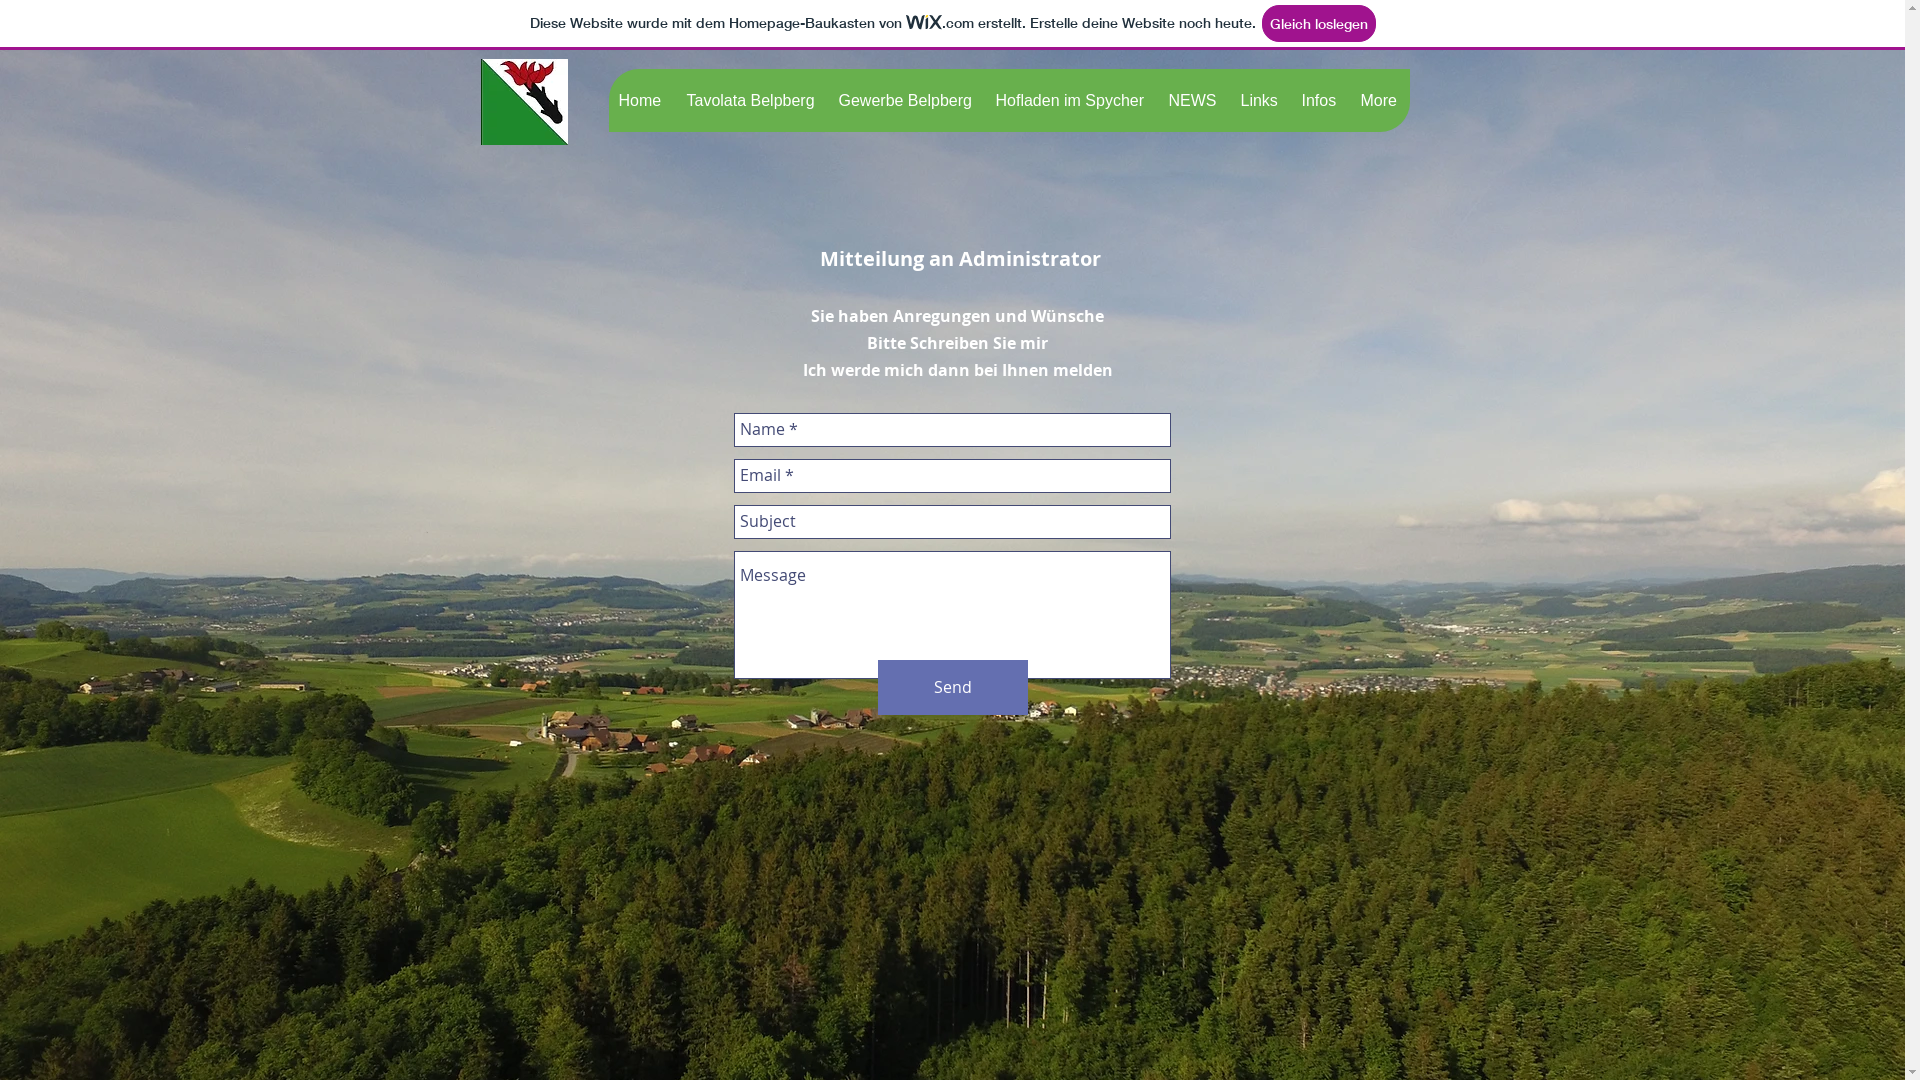 Image resolution: width=1920 pixels, height=1080 pixels. What do you see at coordinates (641, 100) in the screenshot?
I see `'Home'` at bounding box center [641, 100].